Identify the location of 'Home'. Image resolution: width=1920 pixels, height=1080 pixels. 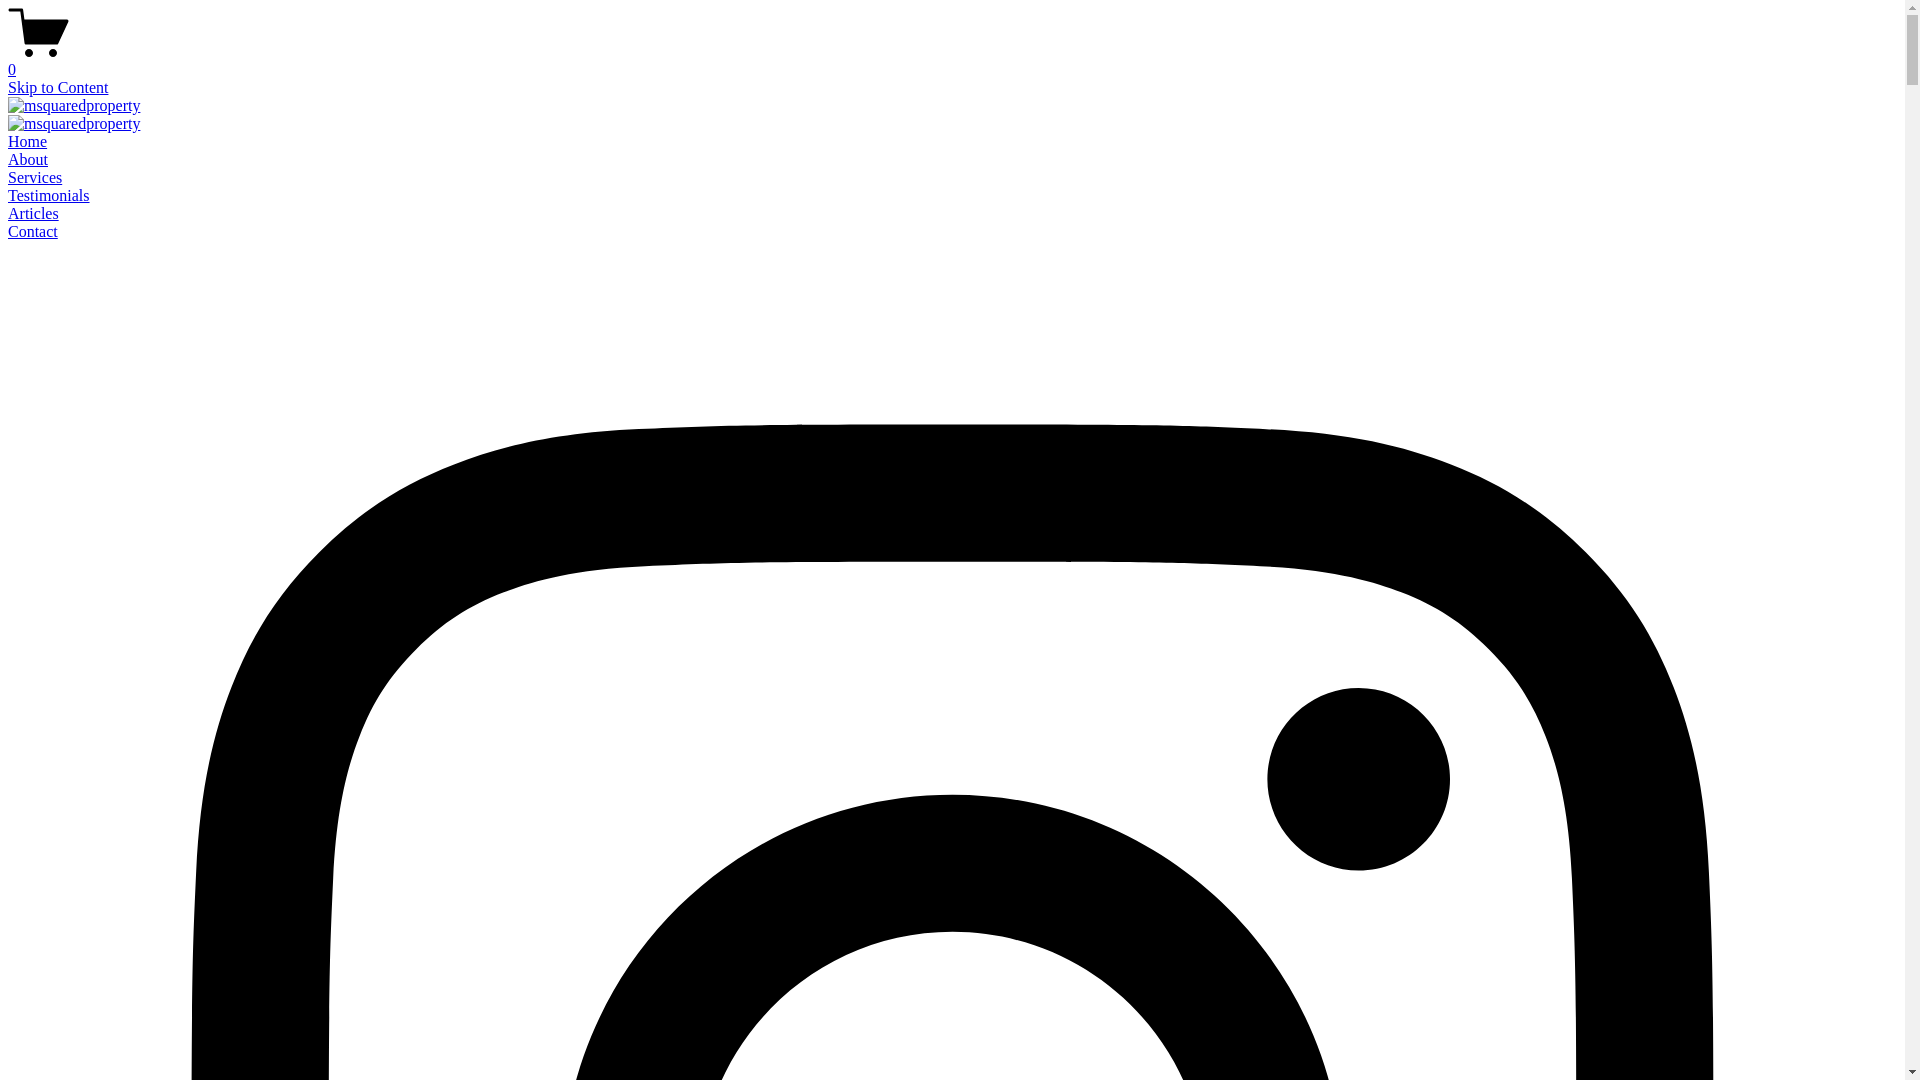
(27, 140).